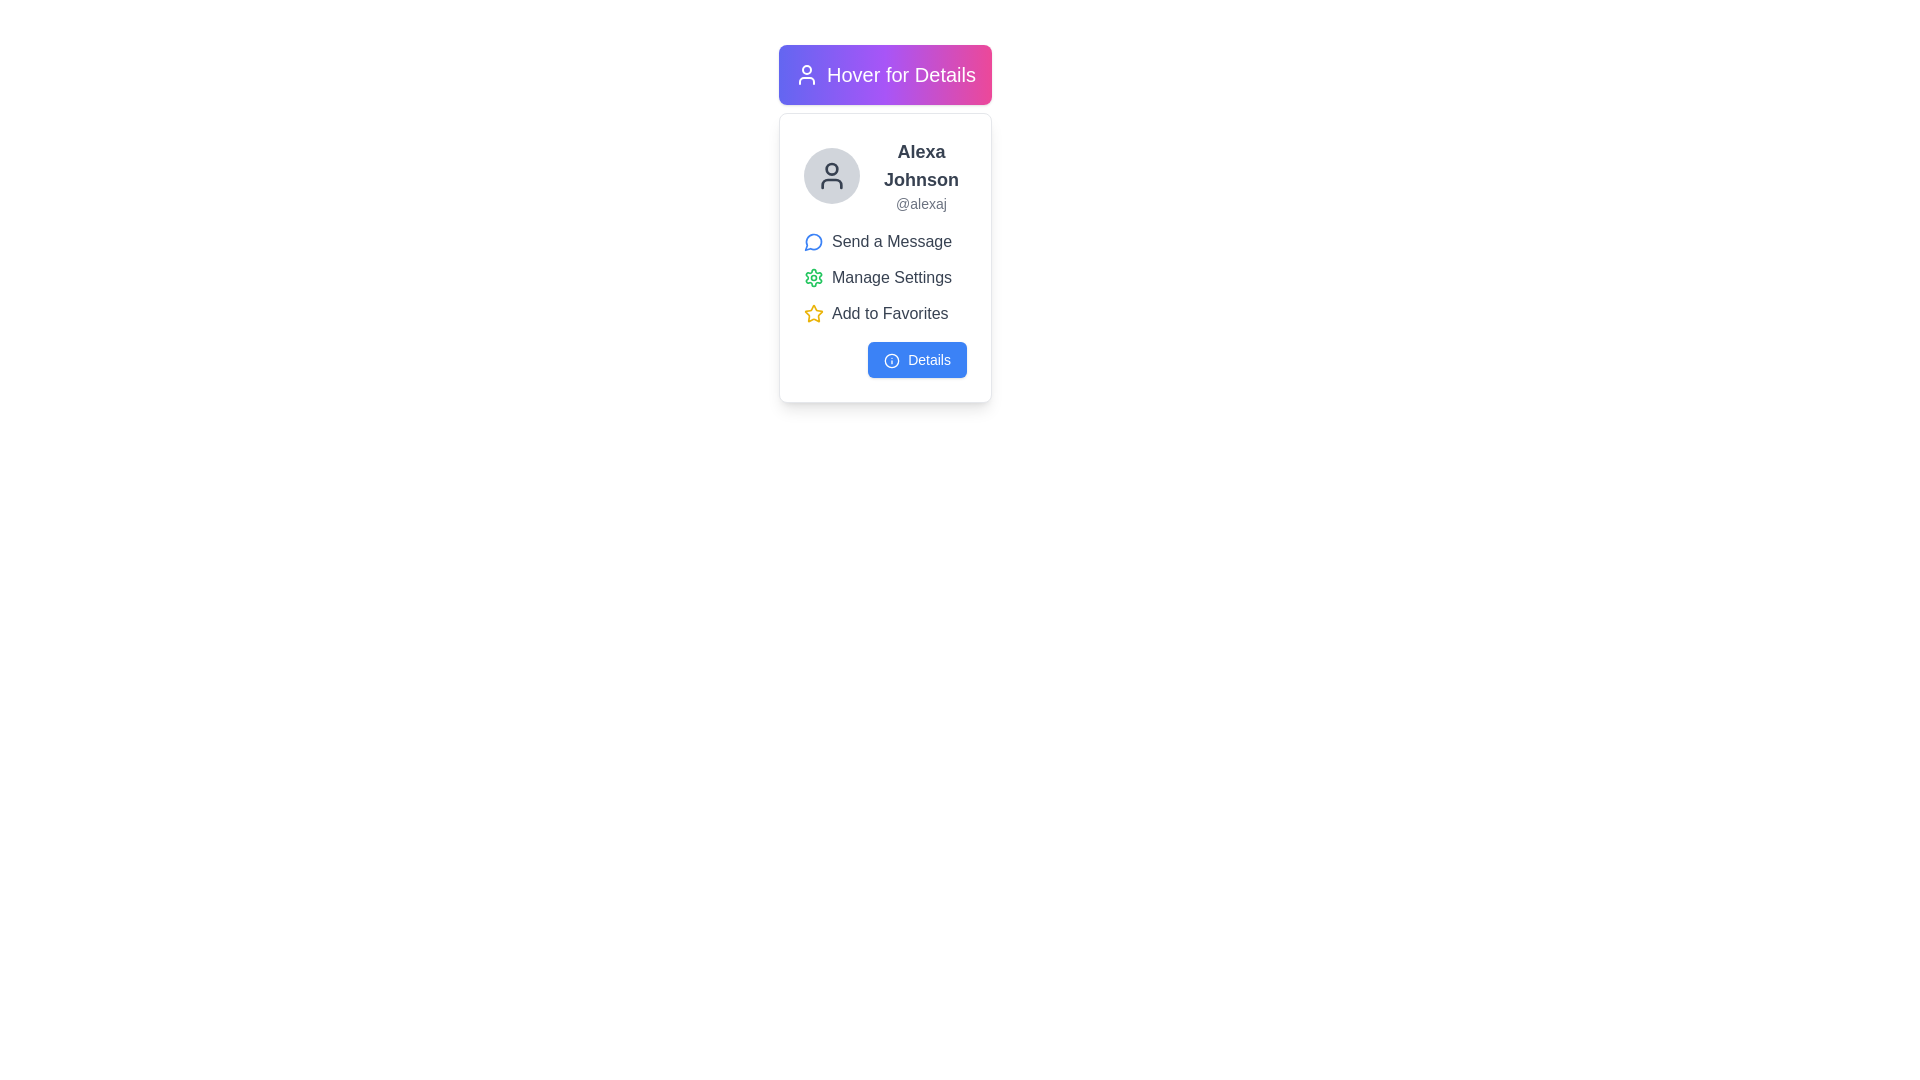  Describe the element at coordinates (884, 175) in the screenshot. I see `the username 'Alexa Johnson' in the user profile summary display` at that location.